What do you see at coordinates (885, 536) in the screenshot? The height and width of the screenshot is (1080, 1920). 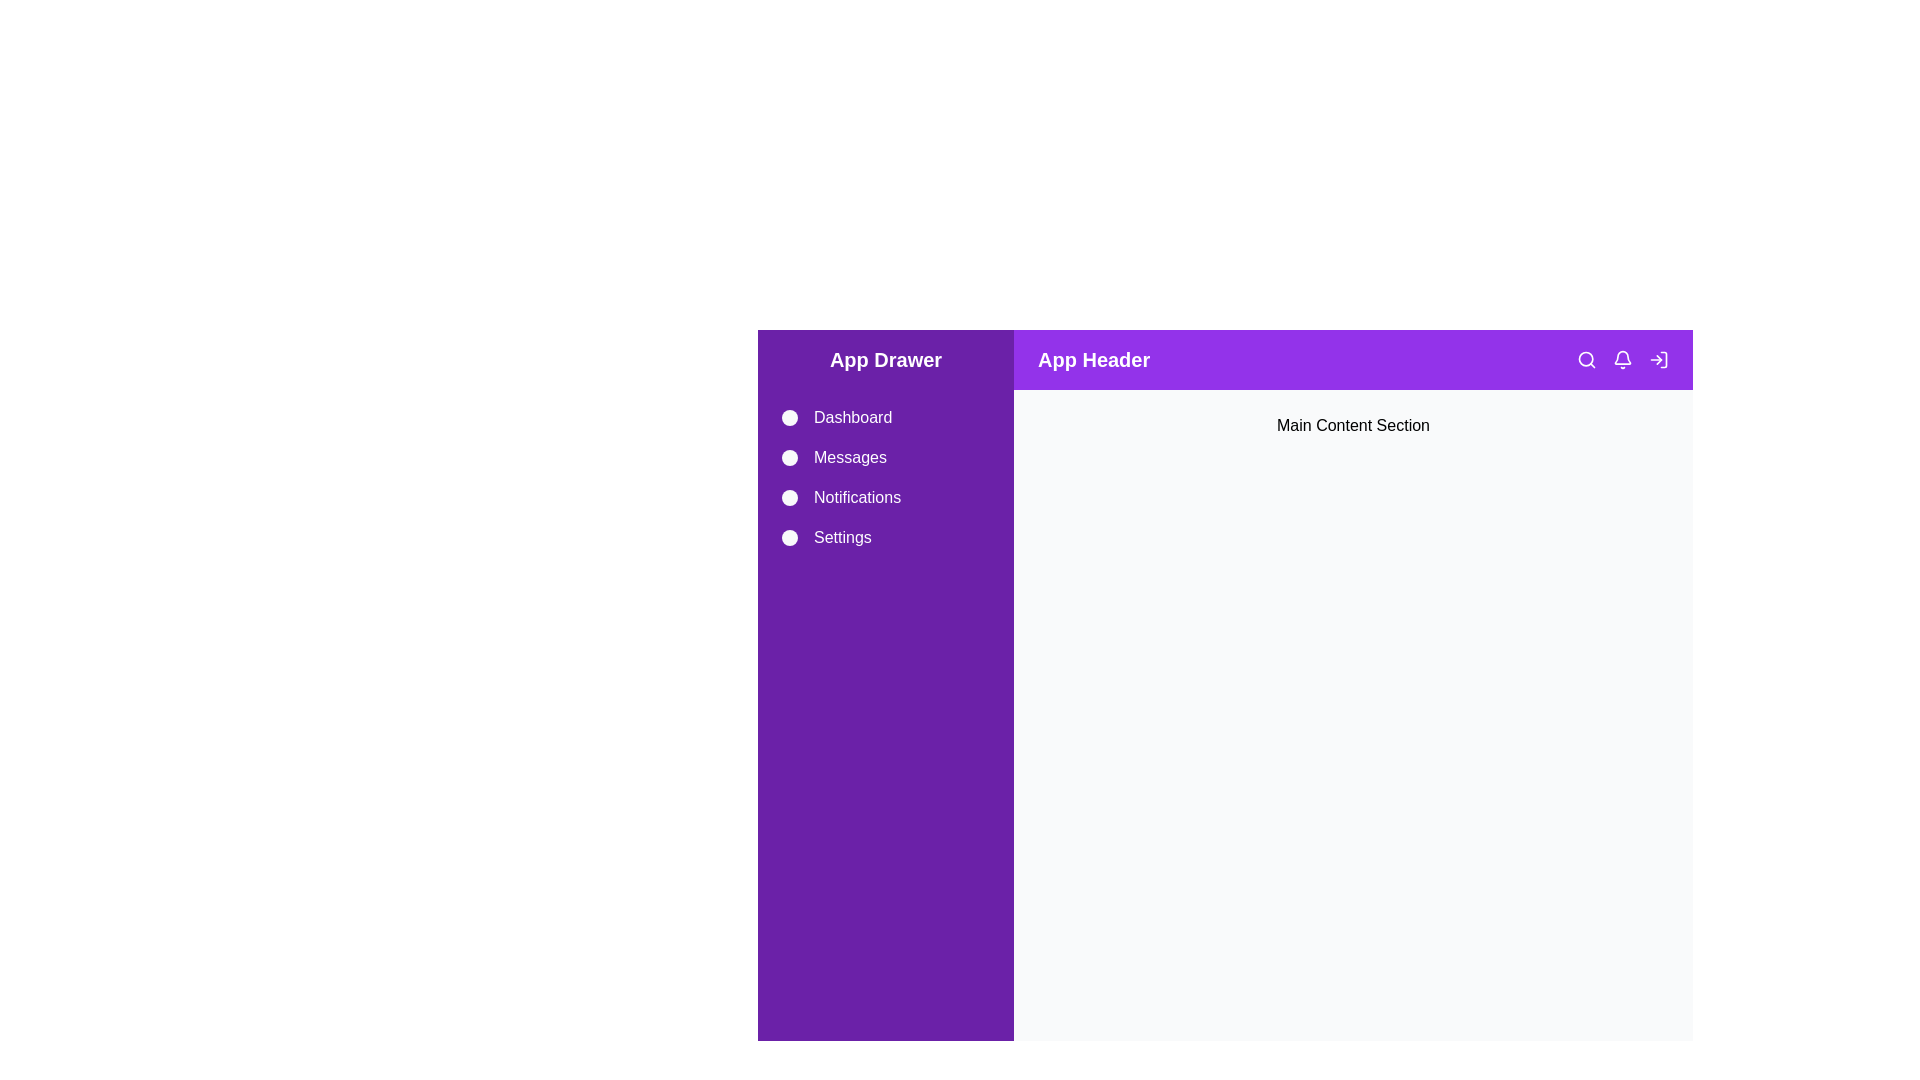 I see `the Settings drawer item to navigate` at bounding box center [885, 536].